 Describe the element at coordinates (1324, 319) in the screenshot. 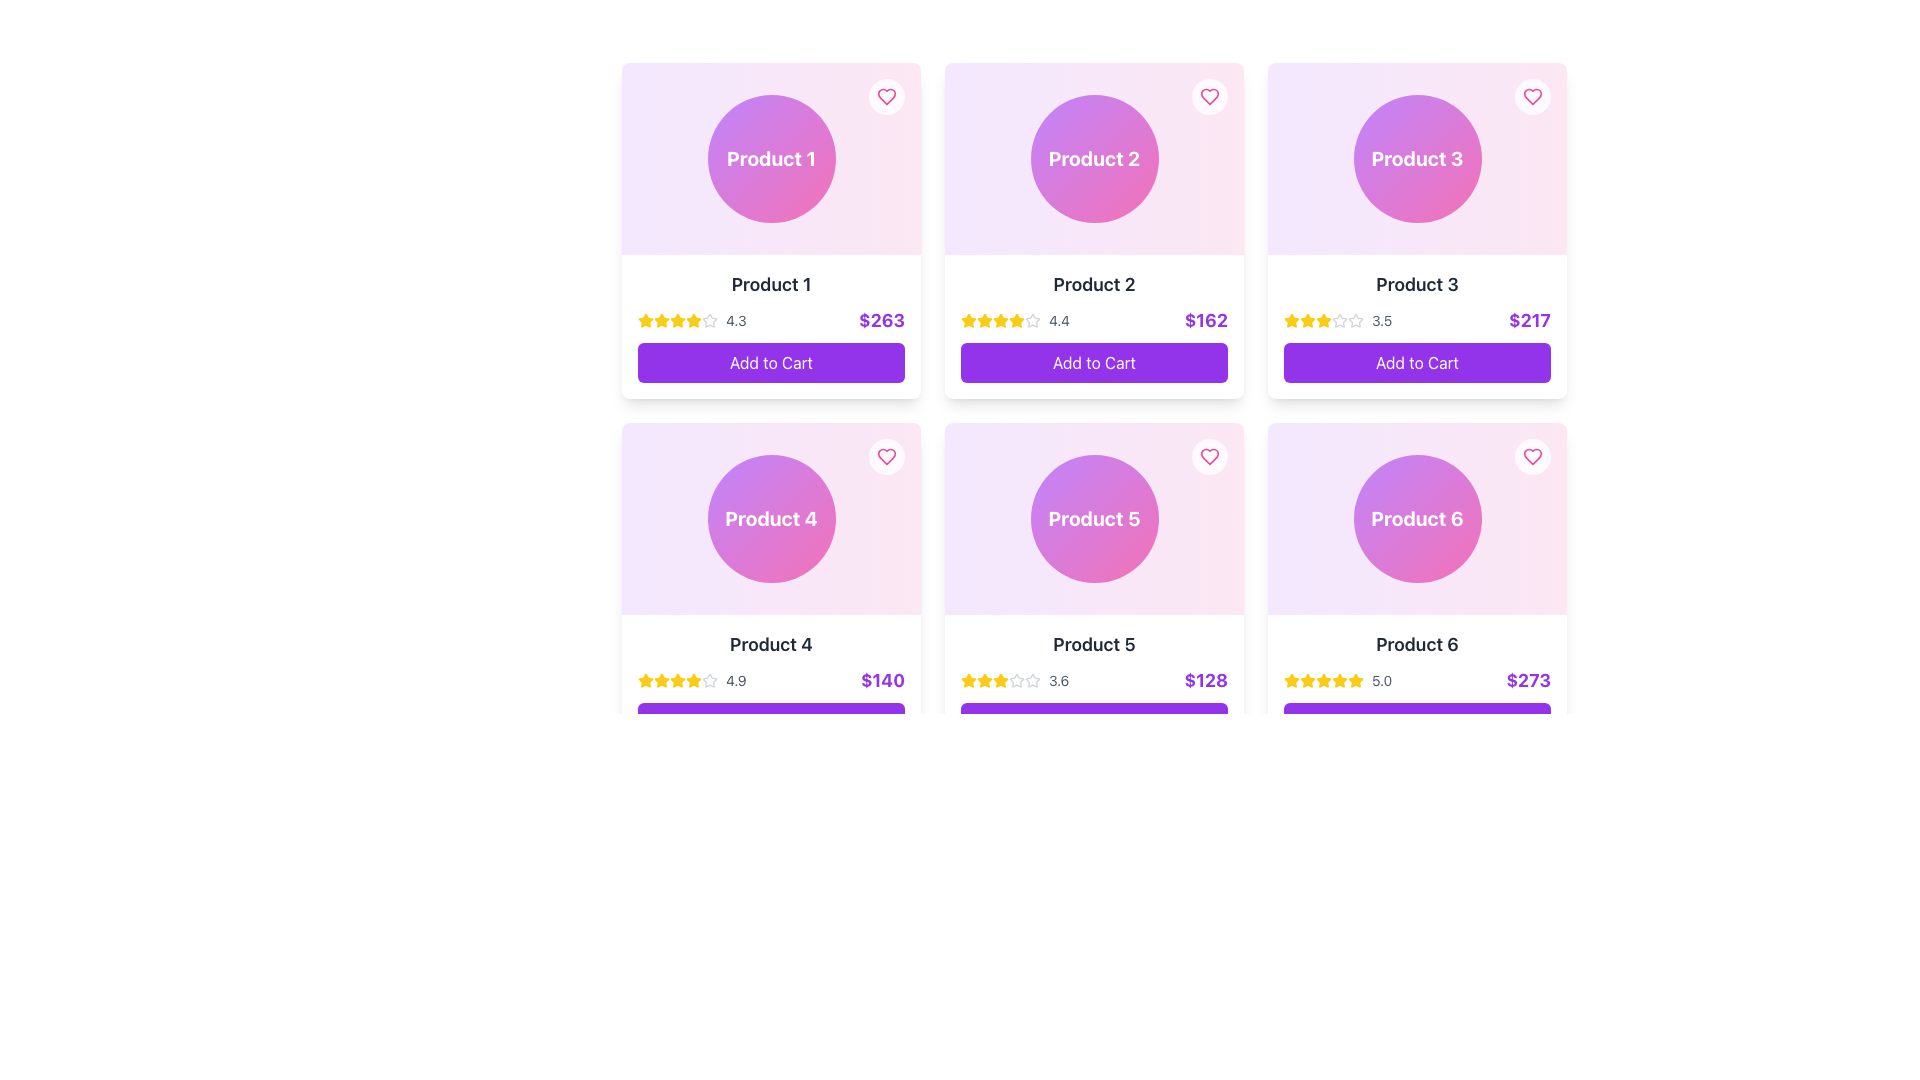

I see `the fourth yellow star icon in the rating display below the 'Product 3' card` at that location.